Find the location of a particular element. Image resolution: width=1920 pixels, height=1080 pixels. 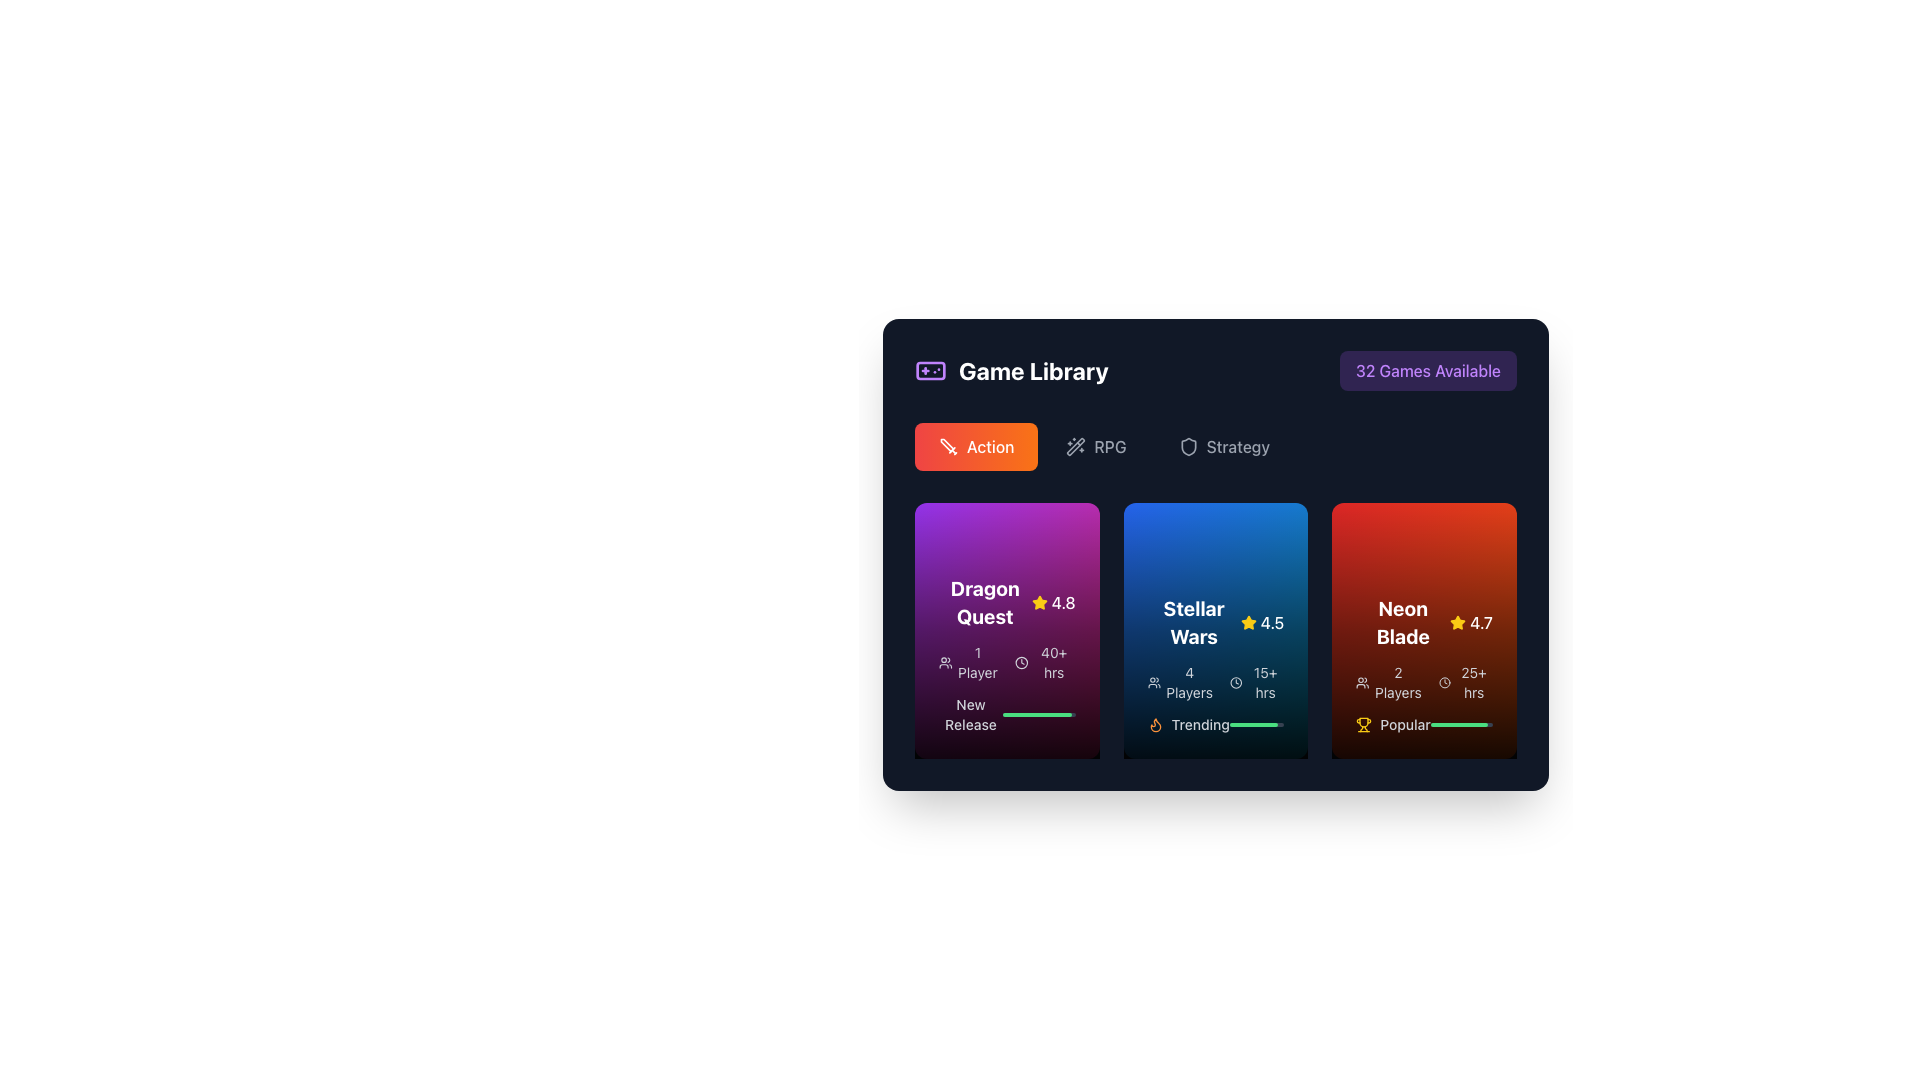

the 'RPG' category label is located at coordinates (1109, 446).